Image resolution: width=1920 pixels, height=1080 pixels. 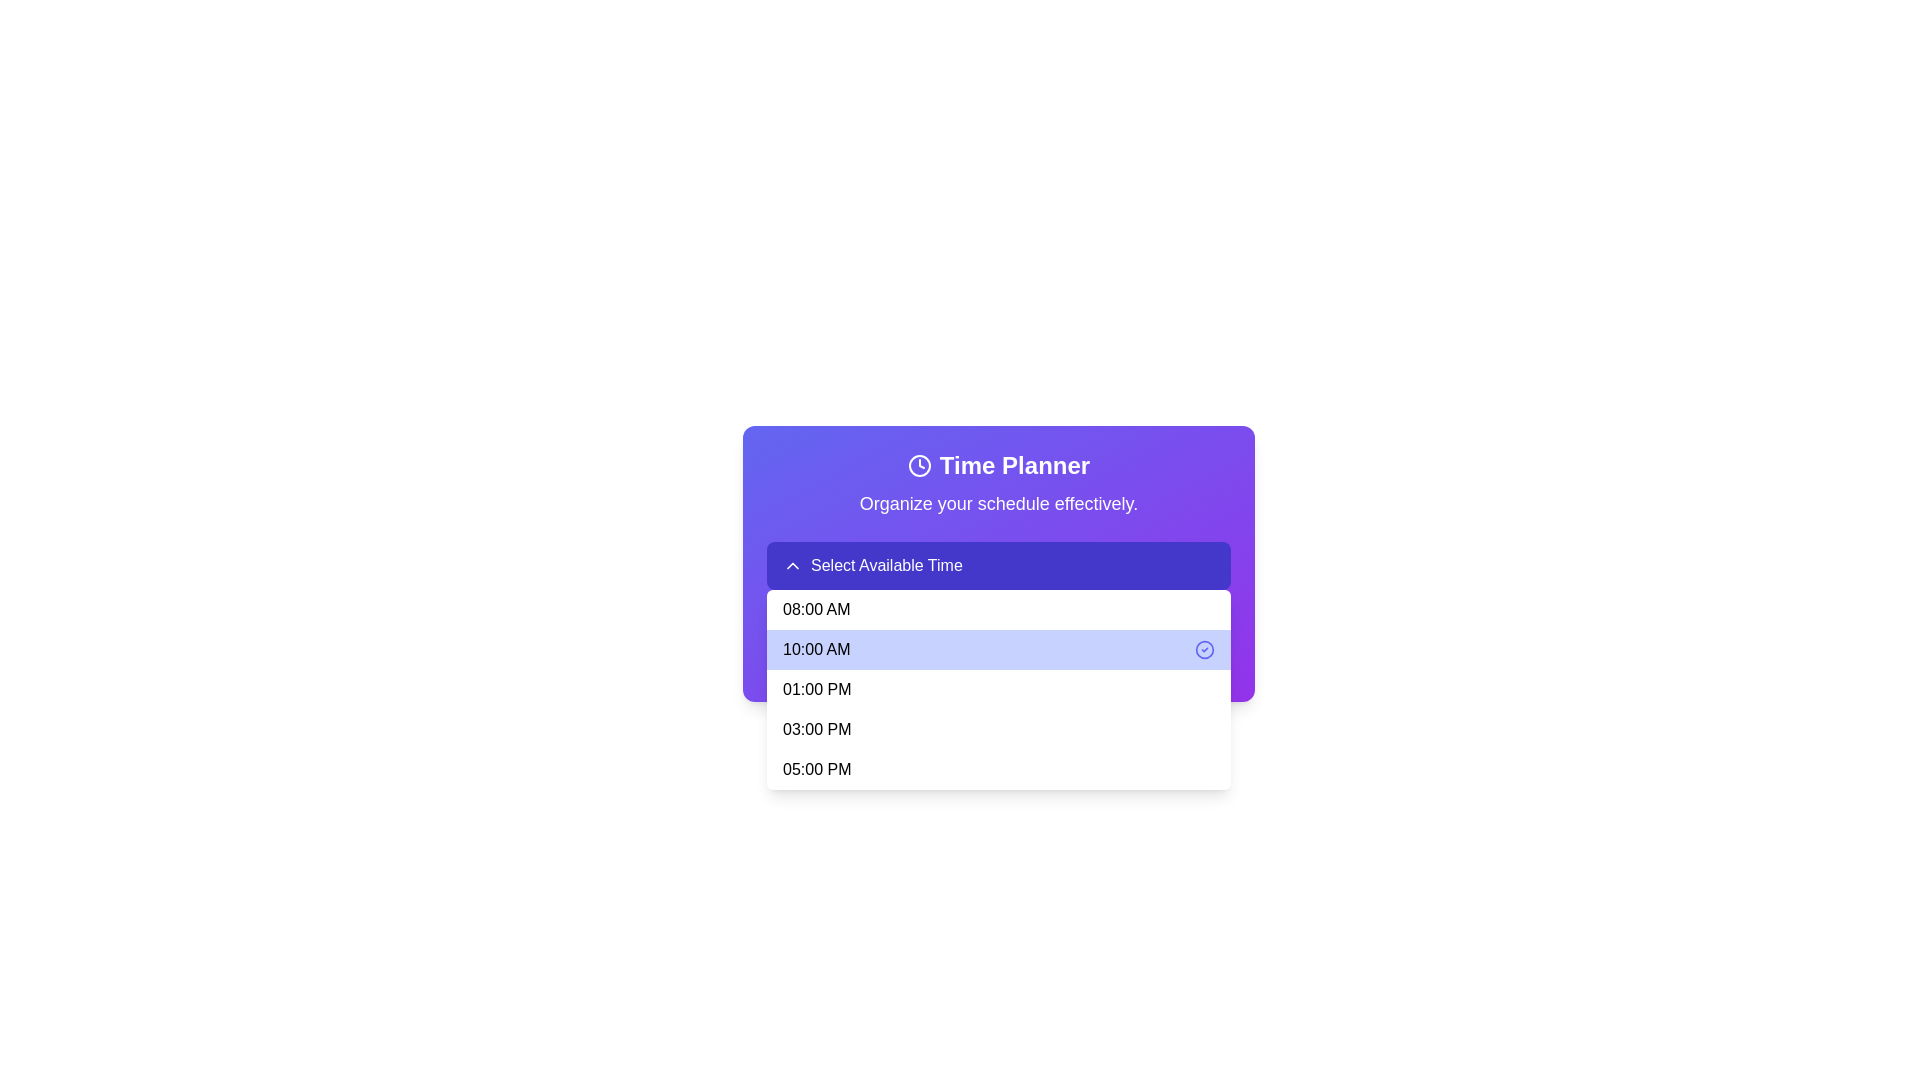 I want to click on header component titled 'Time Planner' with the subtitle 'Organize your schedule effectively.' which is located at the top center of the interface, above the 'Select Available Time' section, so click(x=998, y=483).